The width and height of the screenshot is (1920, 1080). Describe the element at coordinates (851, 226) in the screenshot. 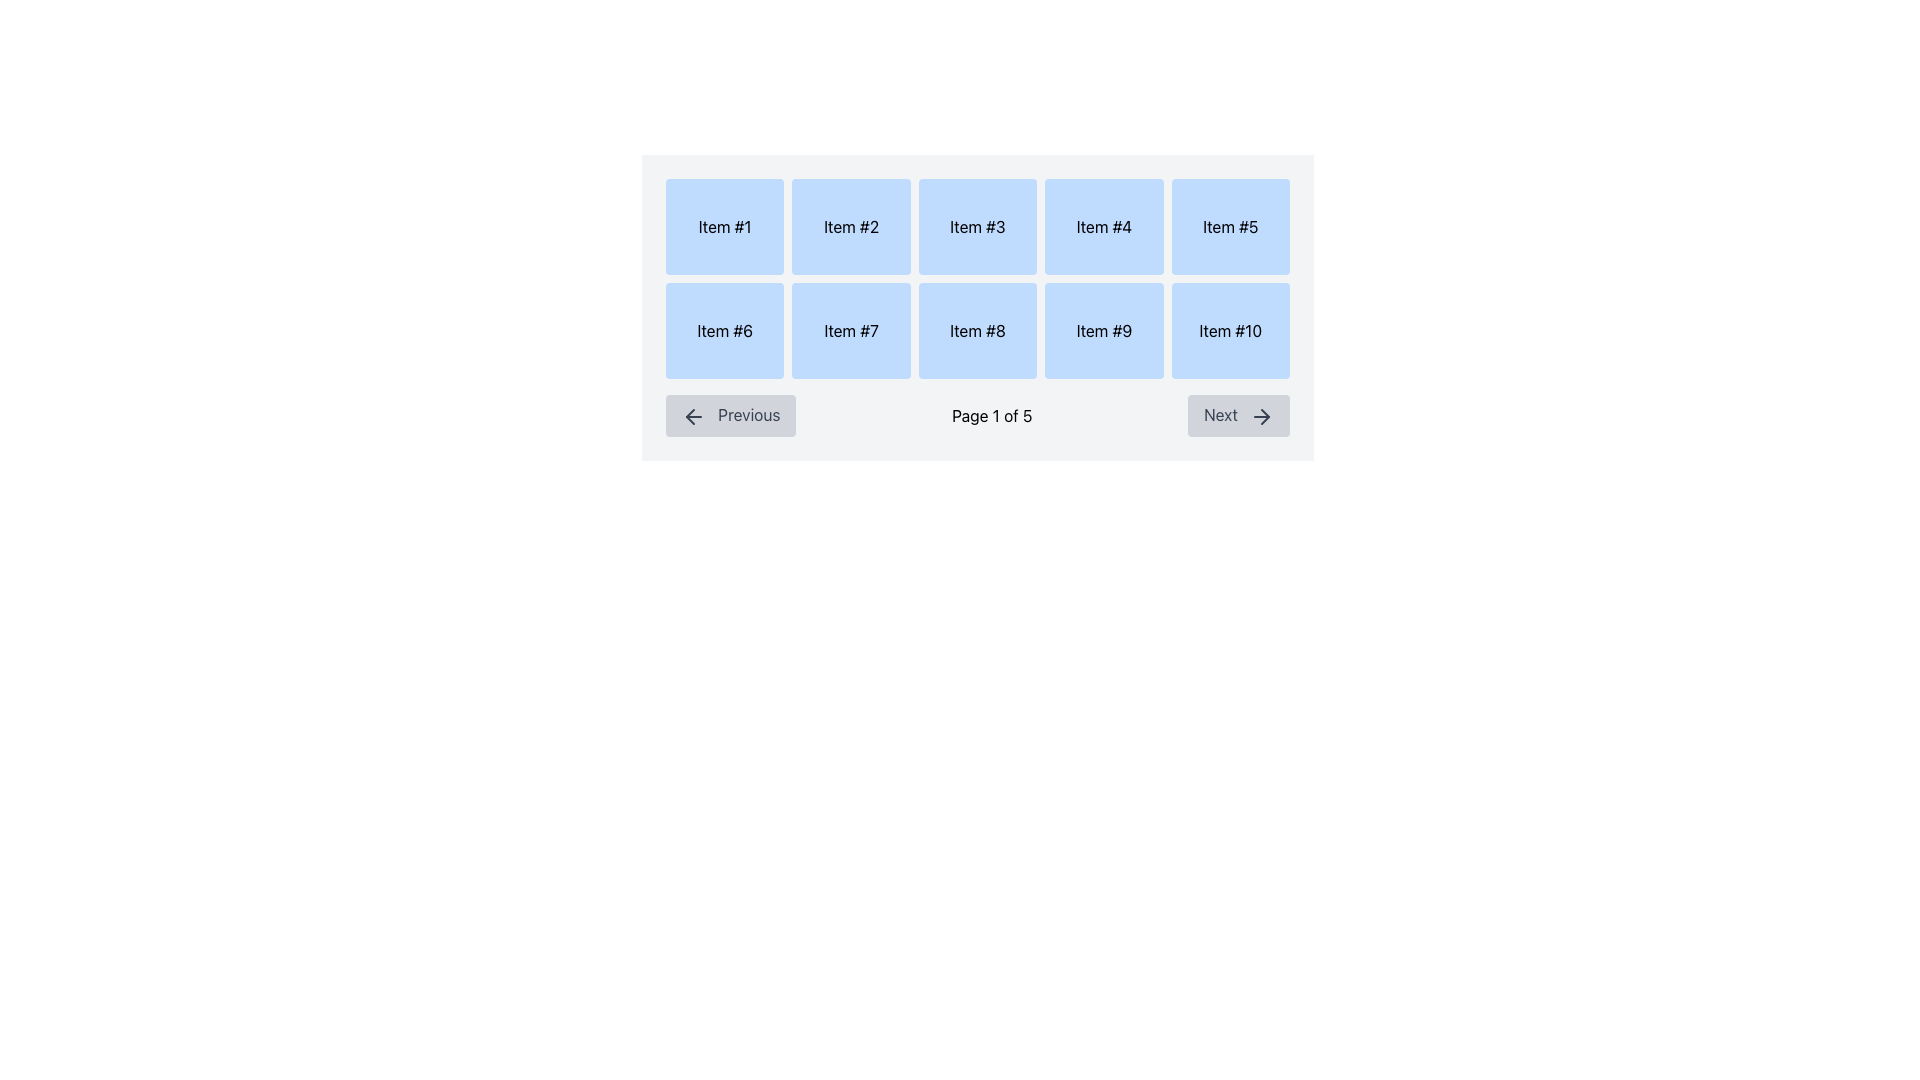

I see `the second display card` at that location.